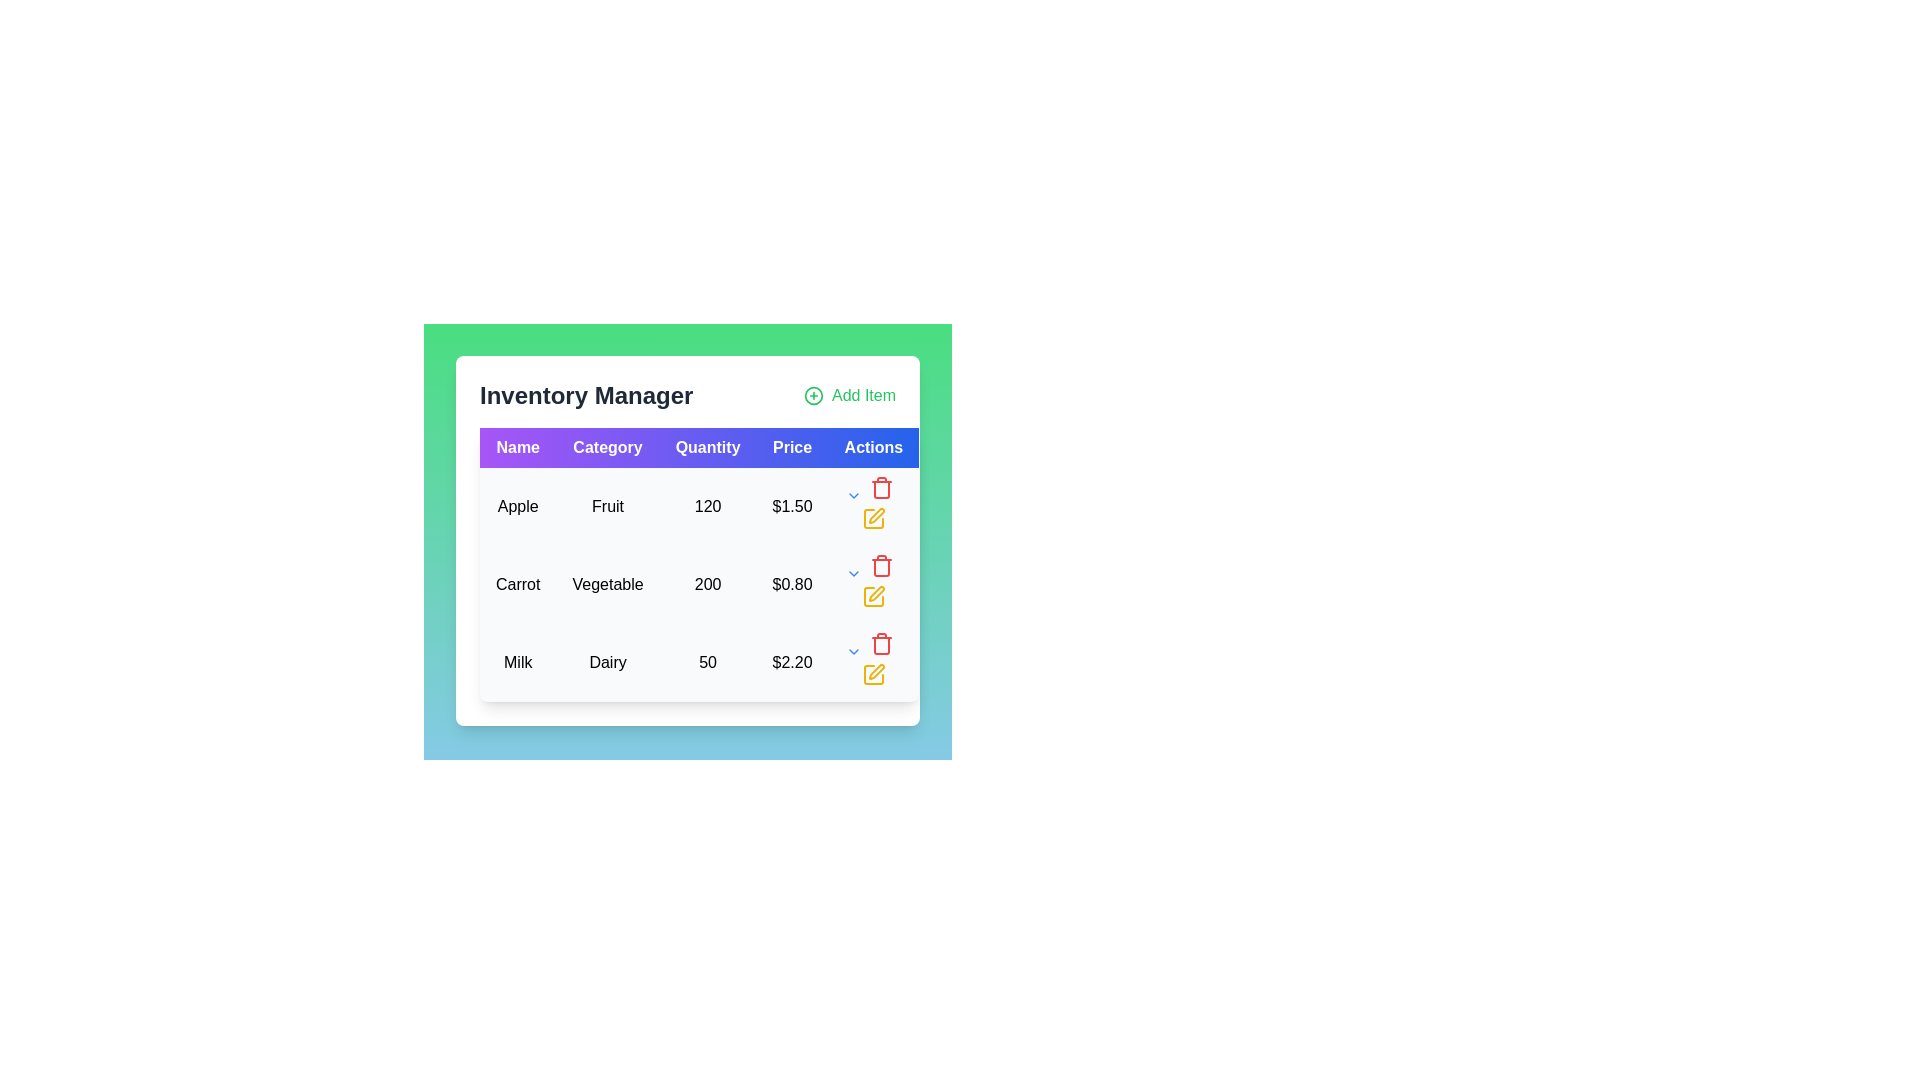 The image size is (1920, 1080). I want to click on the 'Actions' label in the table header, which is styled with bold white text on a blue background and is the rightmost cell in the top row under 'Inventory Manager', so click(873, 446).